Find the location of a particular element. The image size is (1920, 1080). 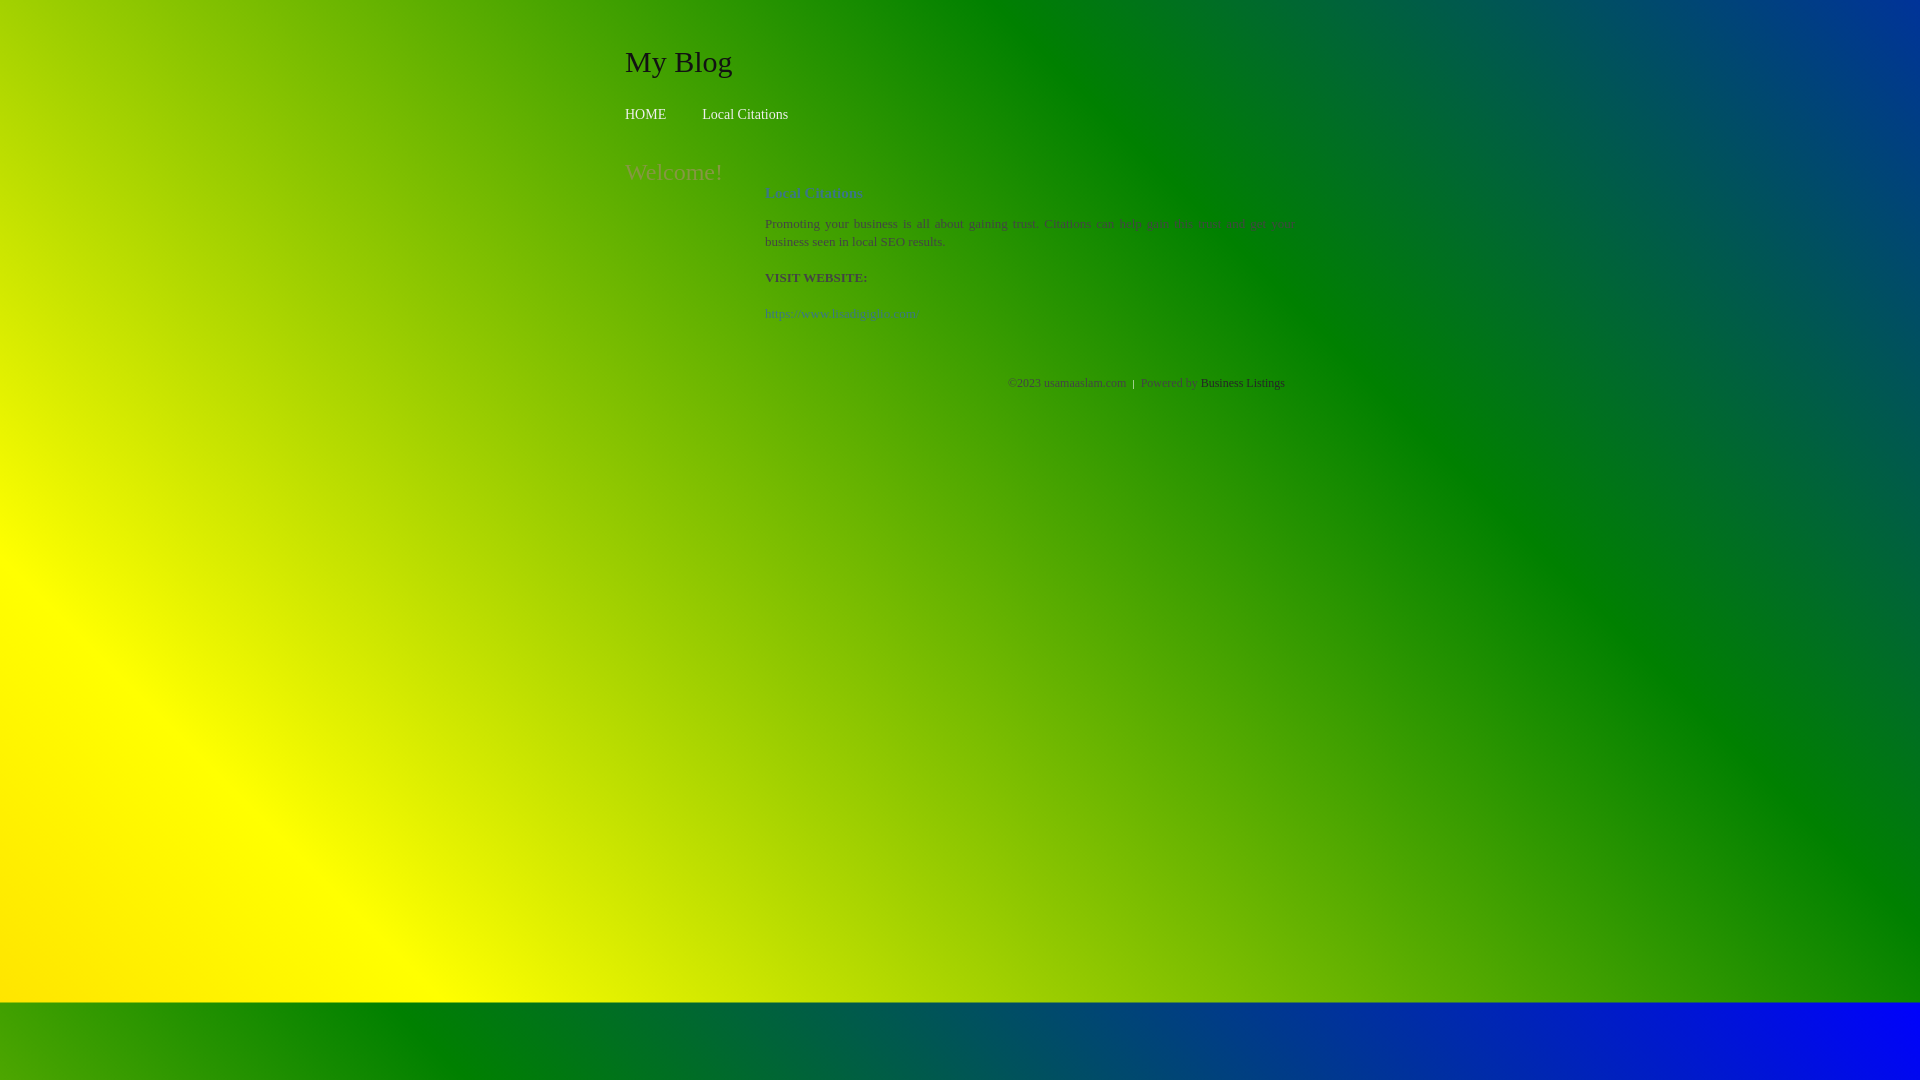

'My Blog' is located at coordinates (678, 60).